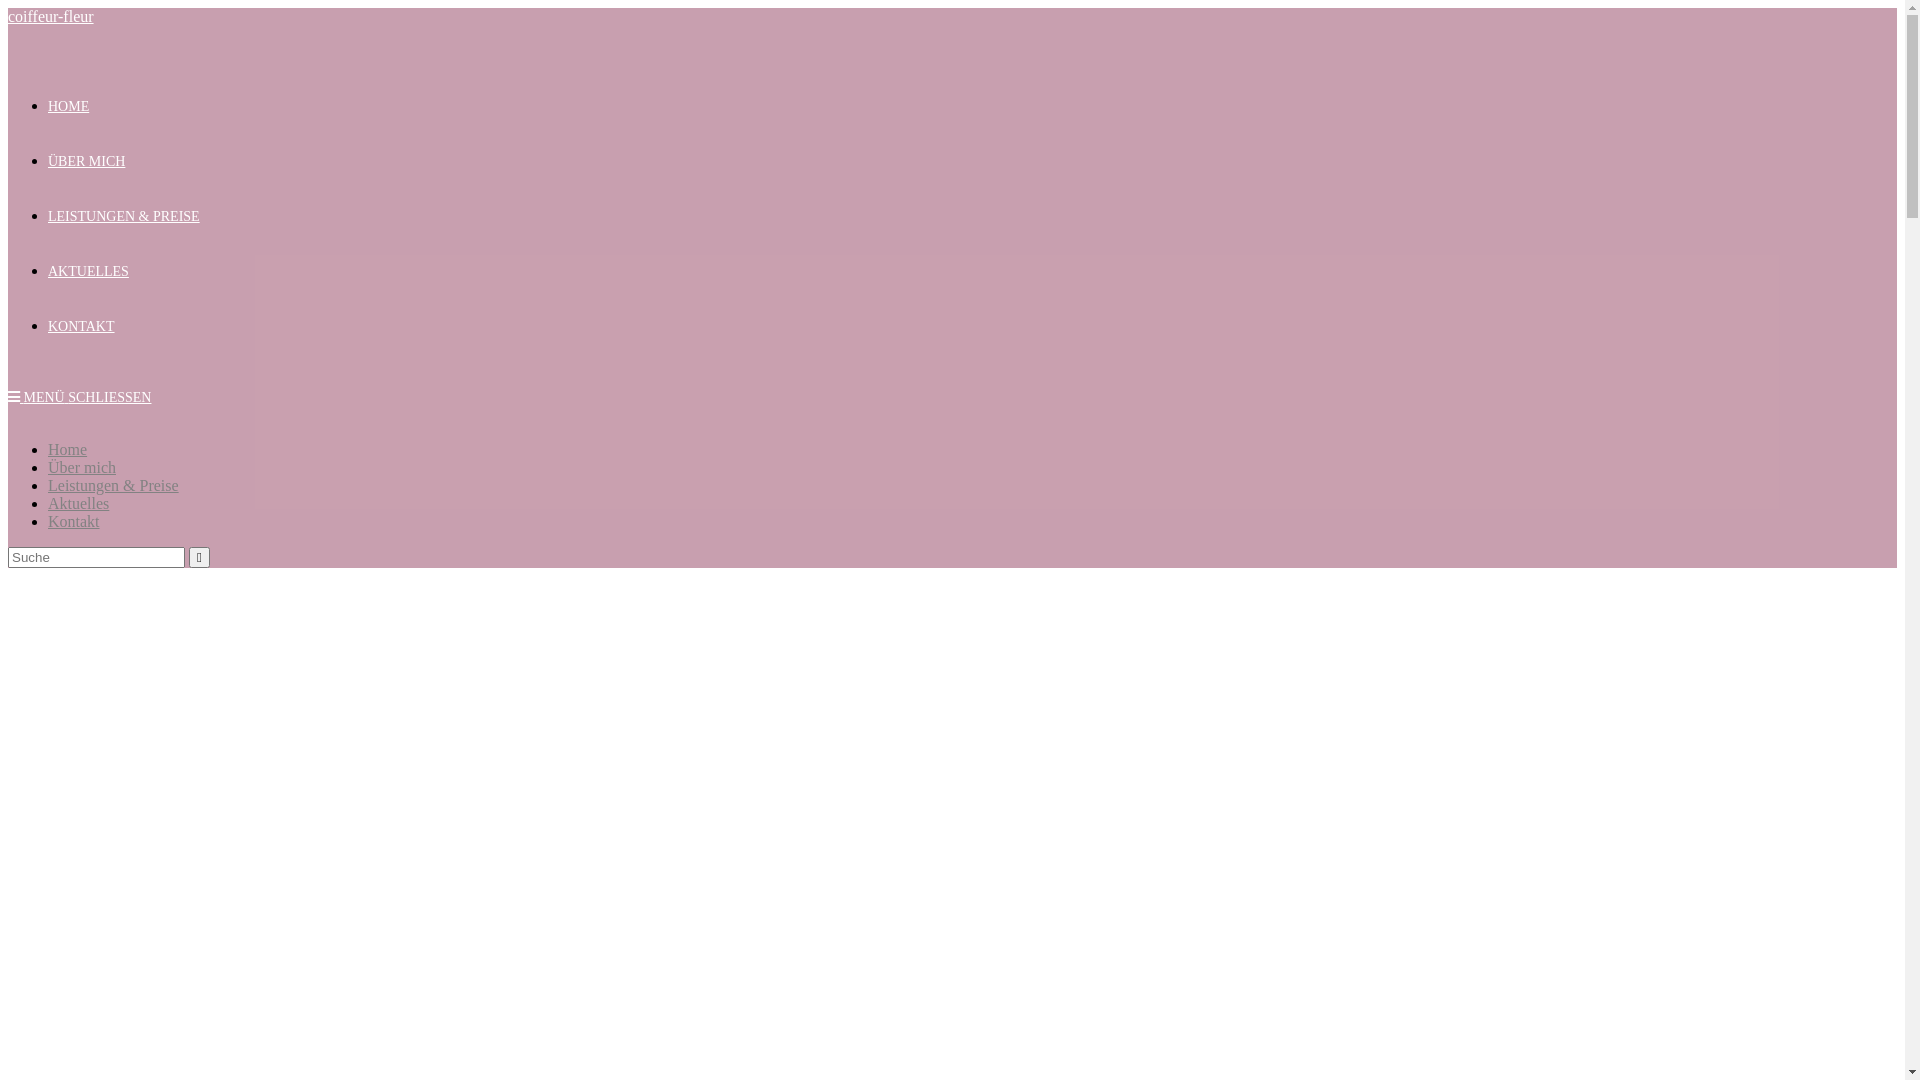  What do you see at coordinates (78, 502) in the screenshot?
I see `'Aktuelles'` at bounding box center [78, 502].